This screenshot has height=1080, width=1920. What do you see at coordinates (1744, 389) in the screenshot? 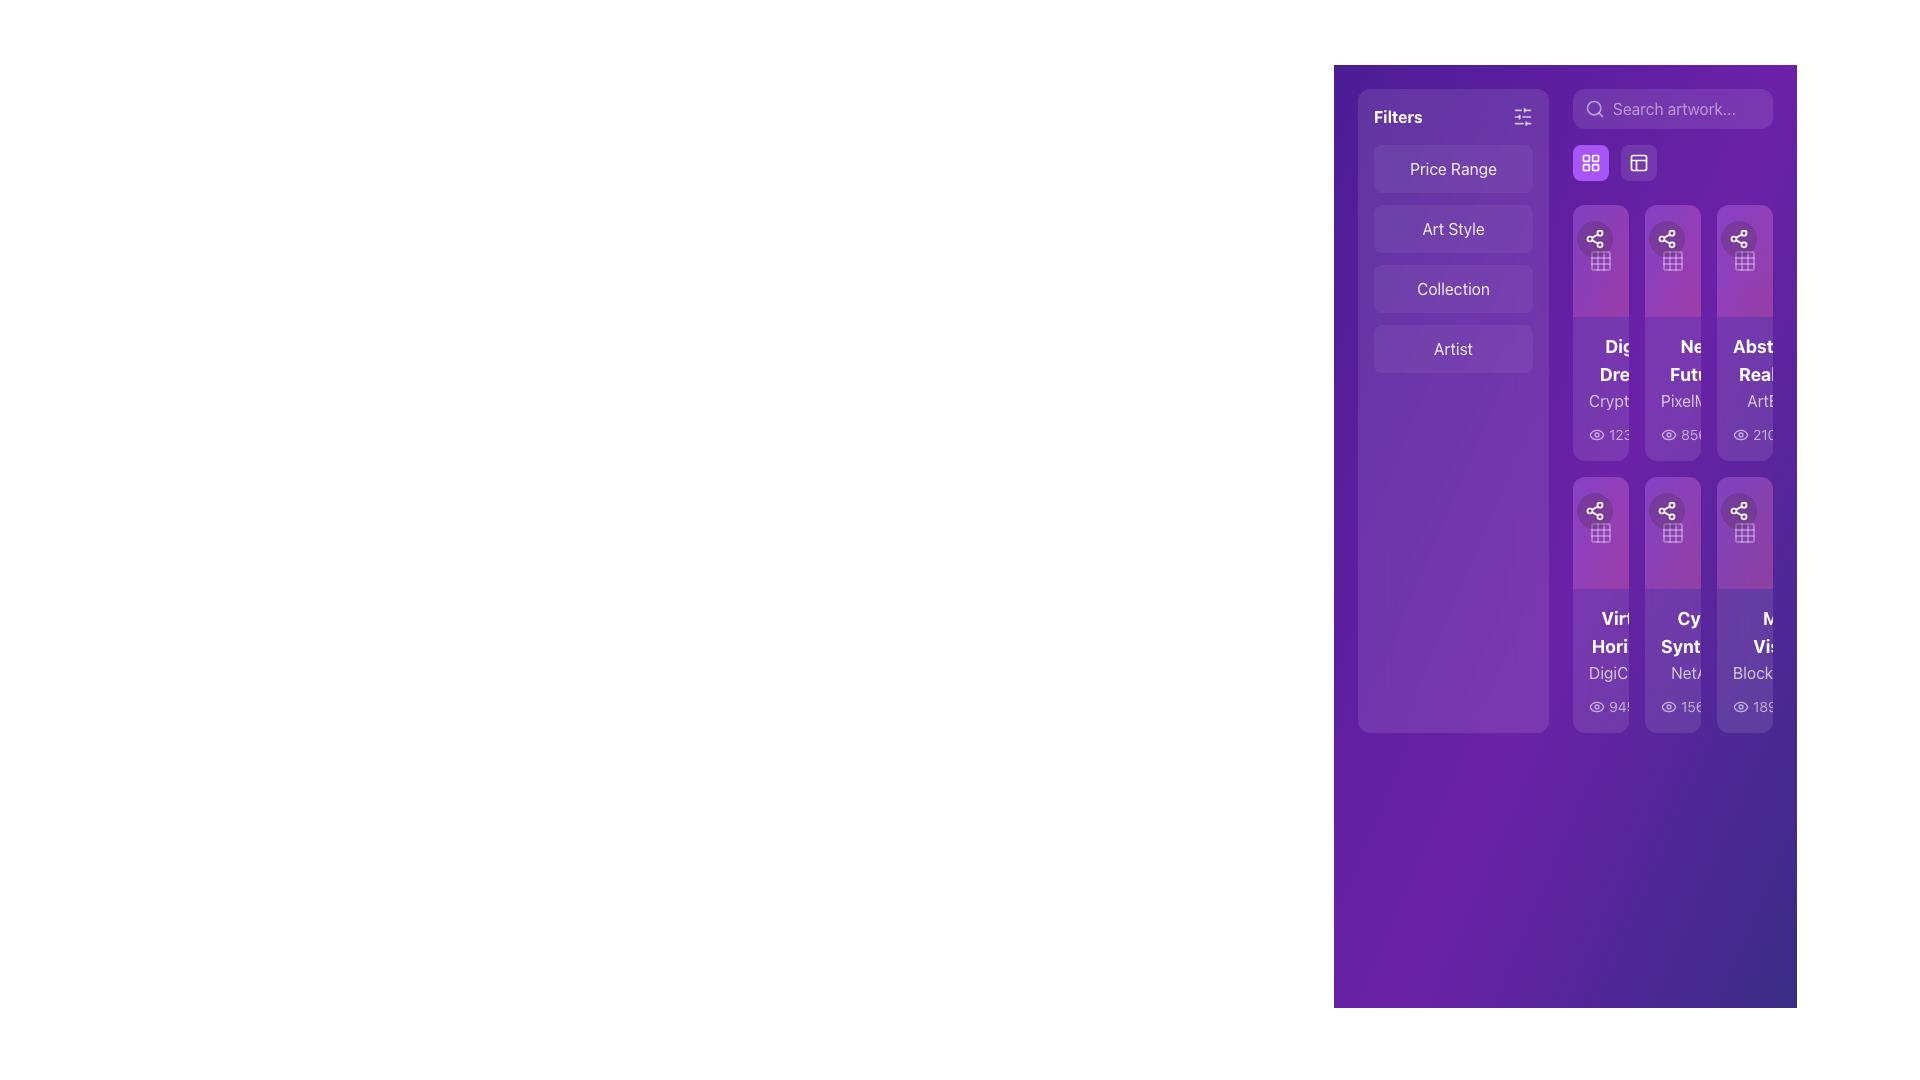
I see `the third card titled 'Abstract Realms' in a vertical list` at bounding box center [1744, 389].